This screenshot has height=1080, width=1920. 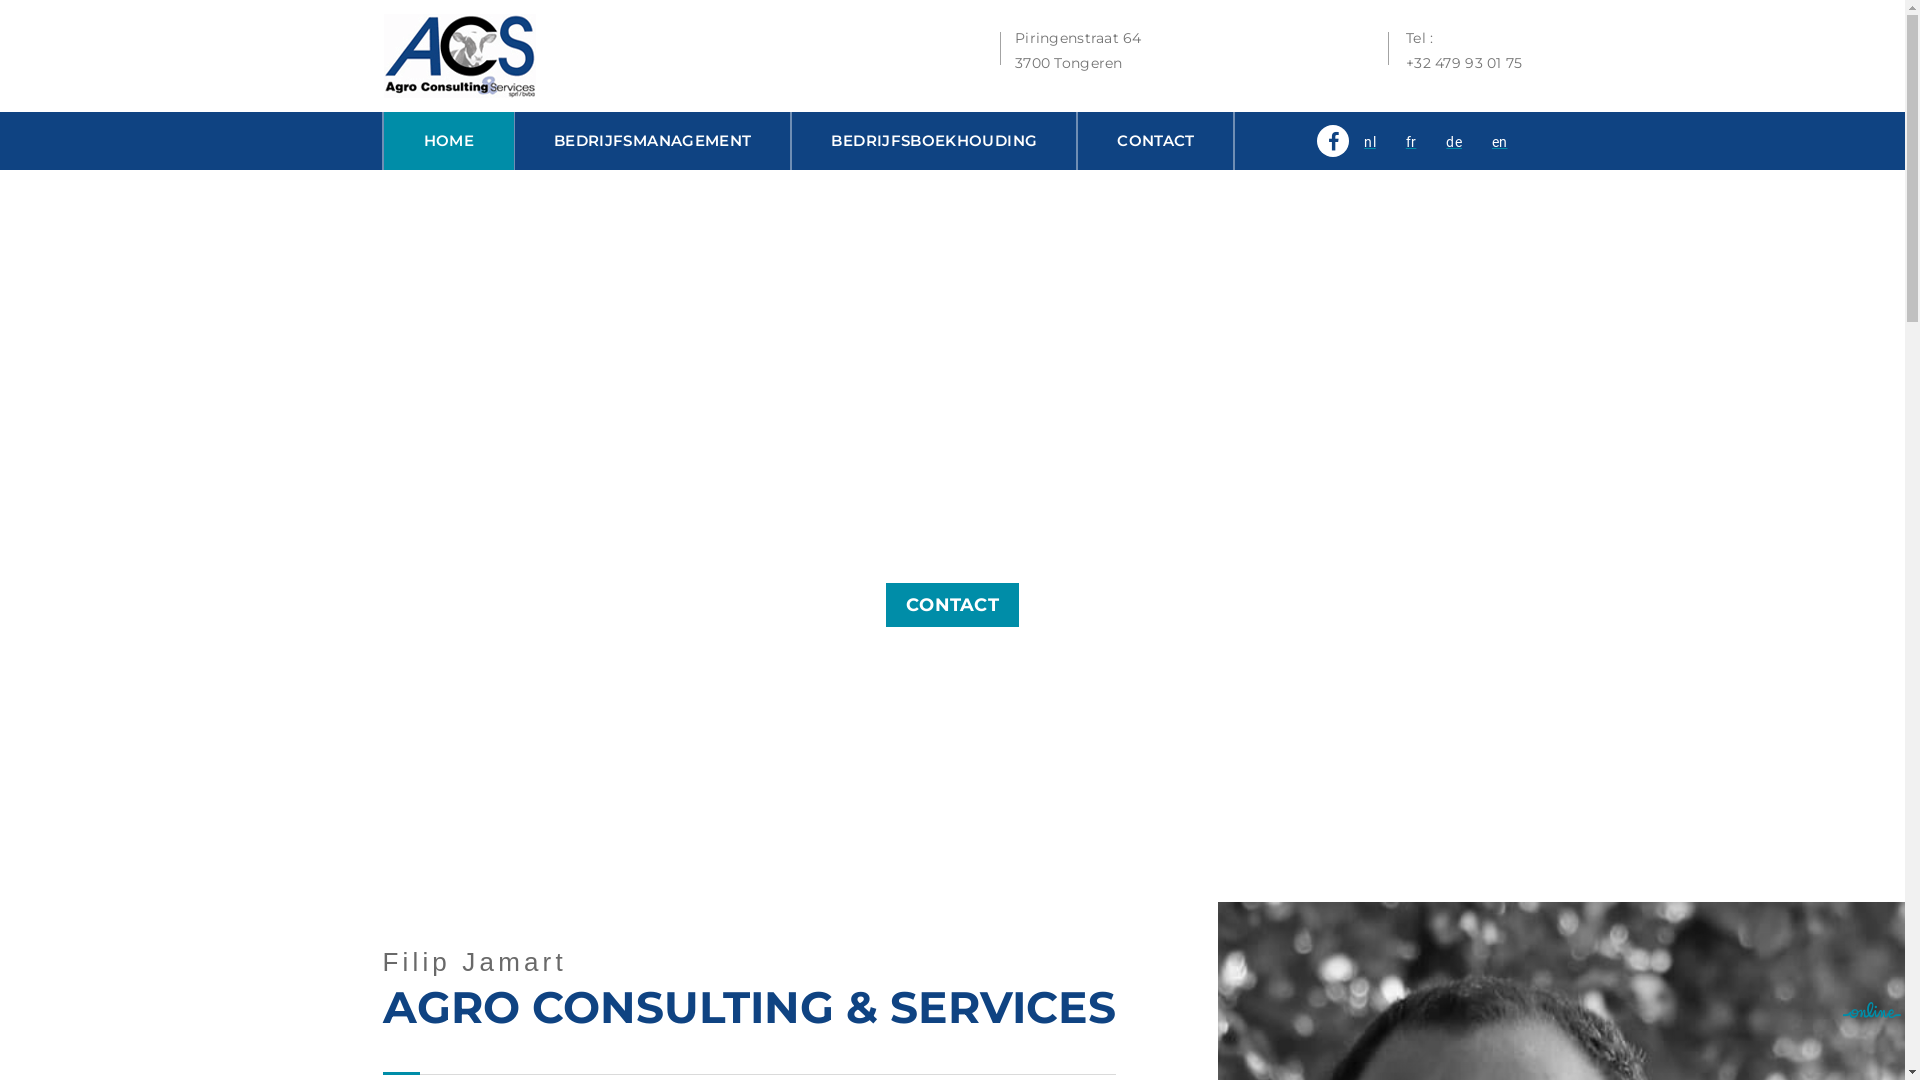 I want to click on 'Agro Consulting & Services - Agrarische consulting', so click(x=457, y=53).